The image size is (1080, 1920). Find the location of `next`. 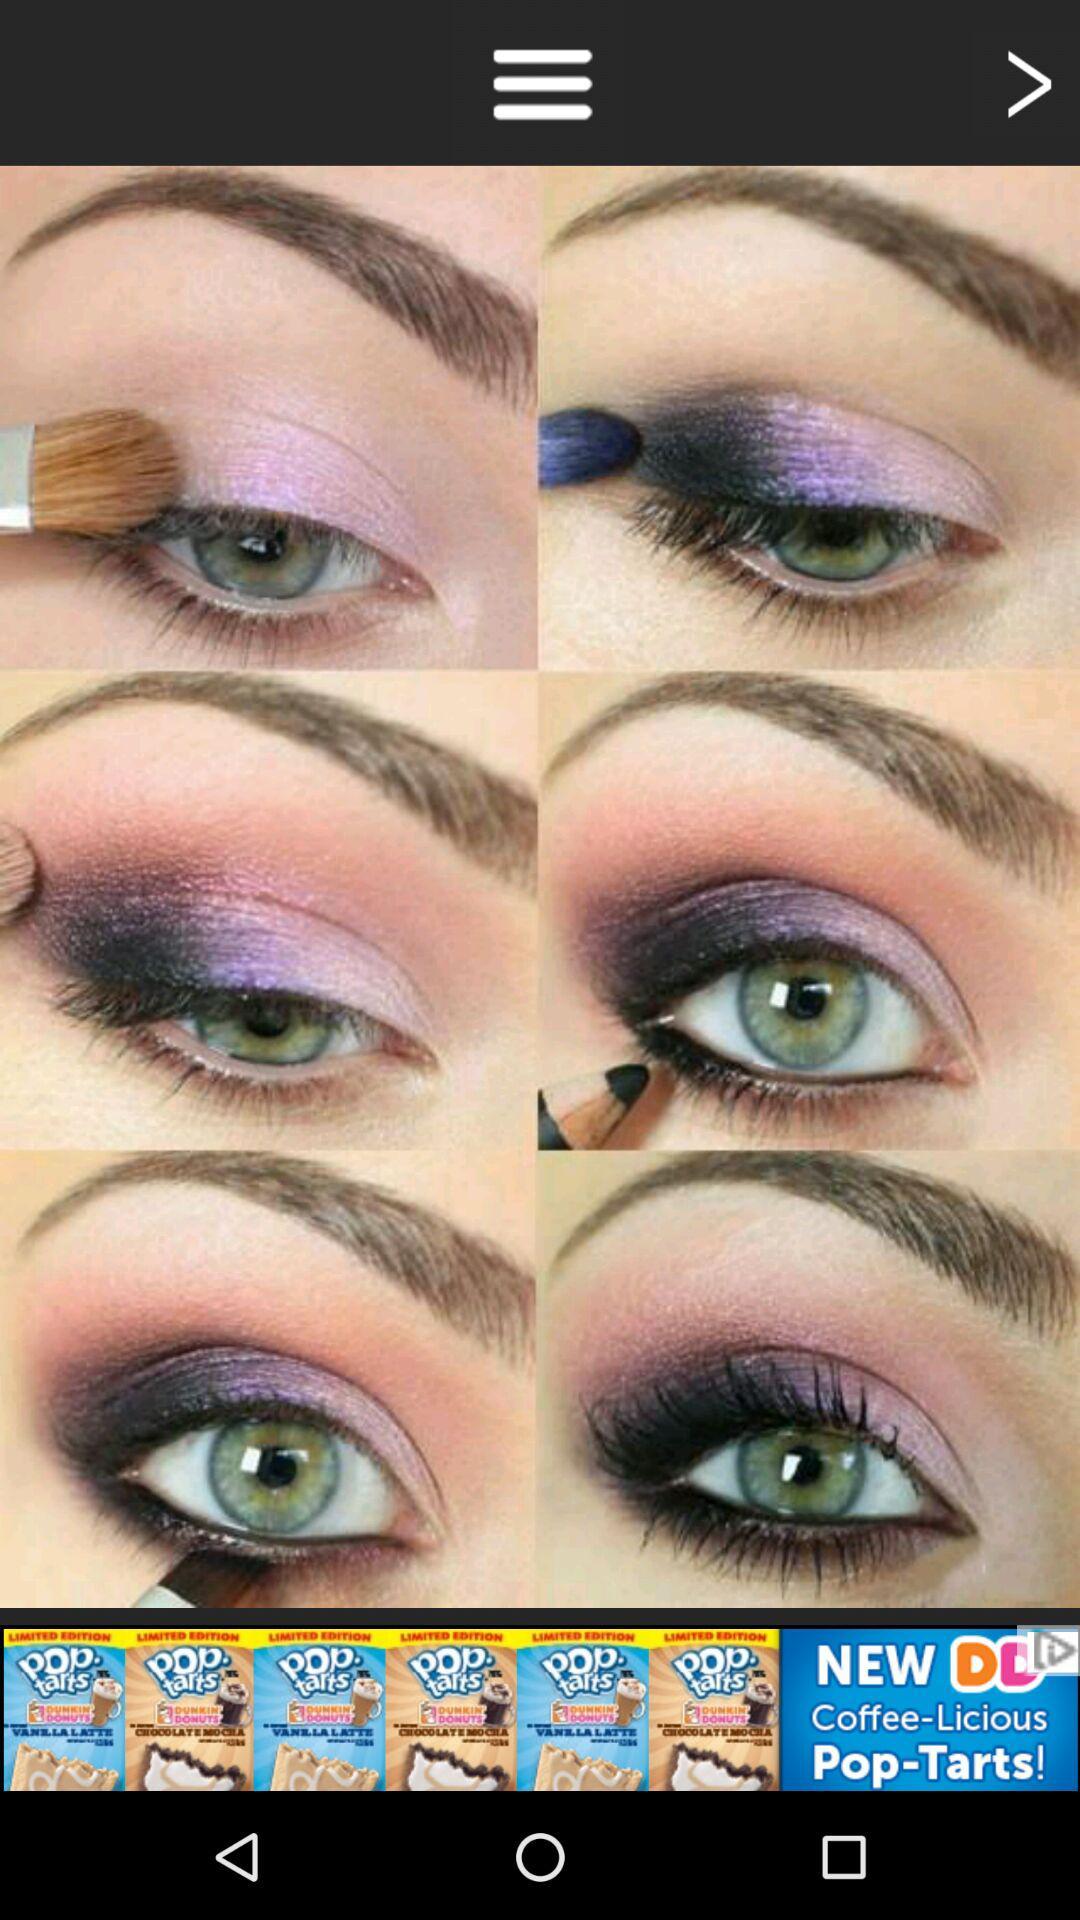

next is located at coordinates (1026, 81).